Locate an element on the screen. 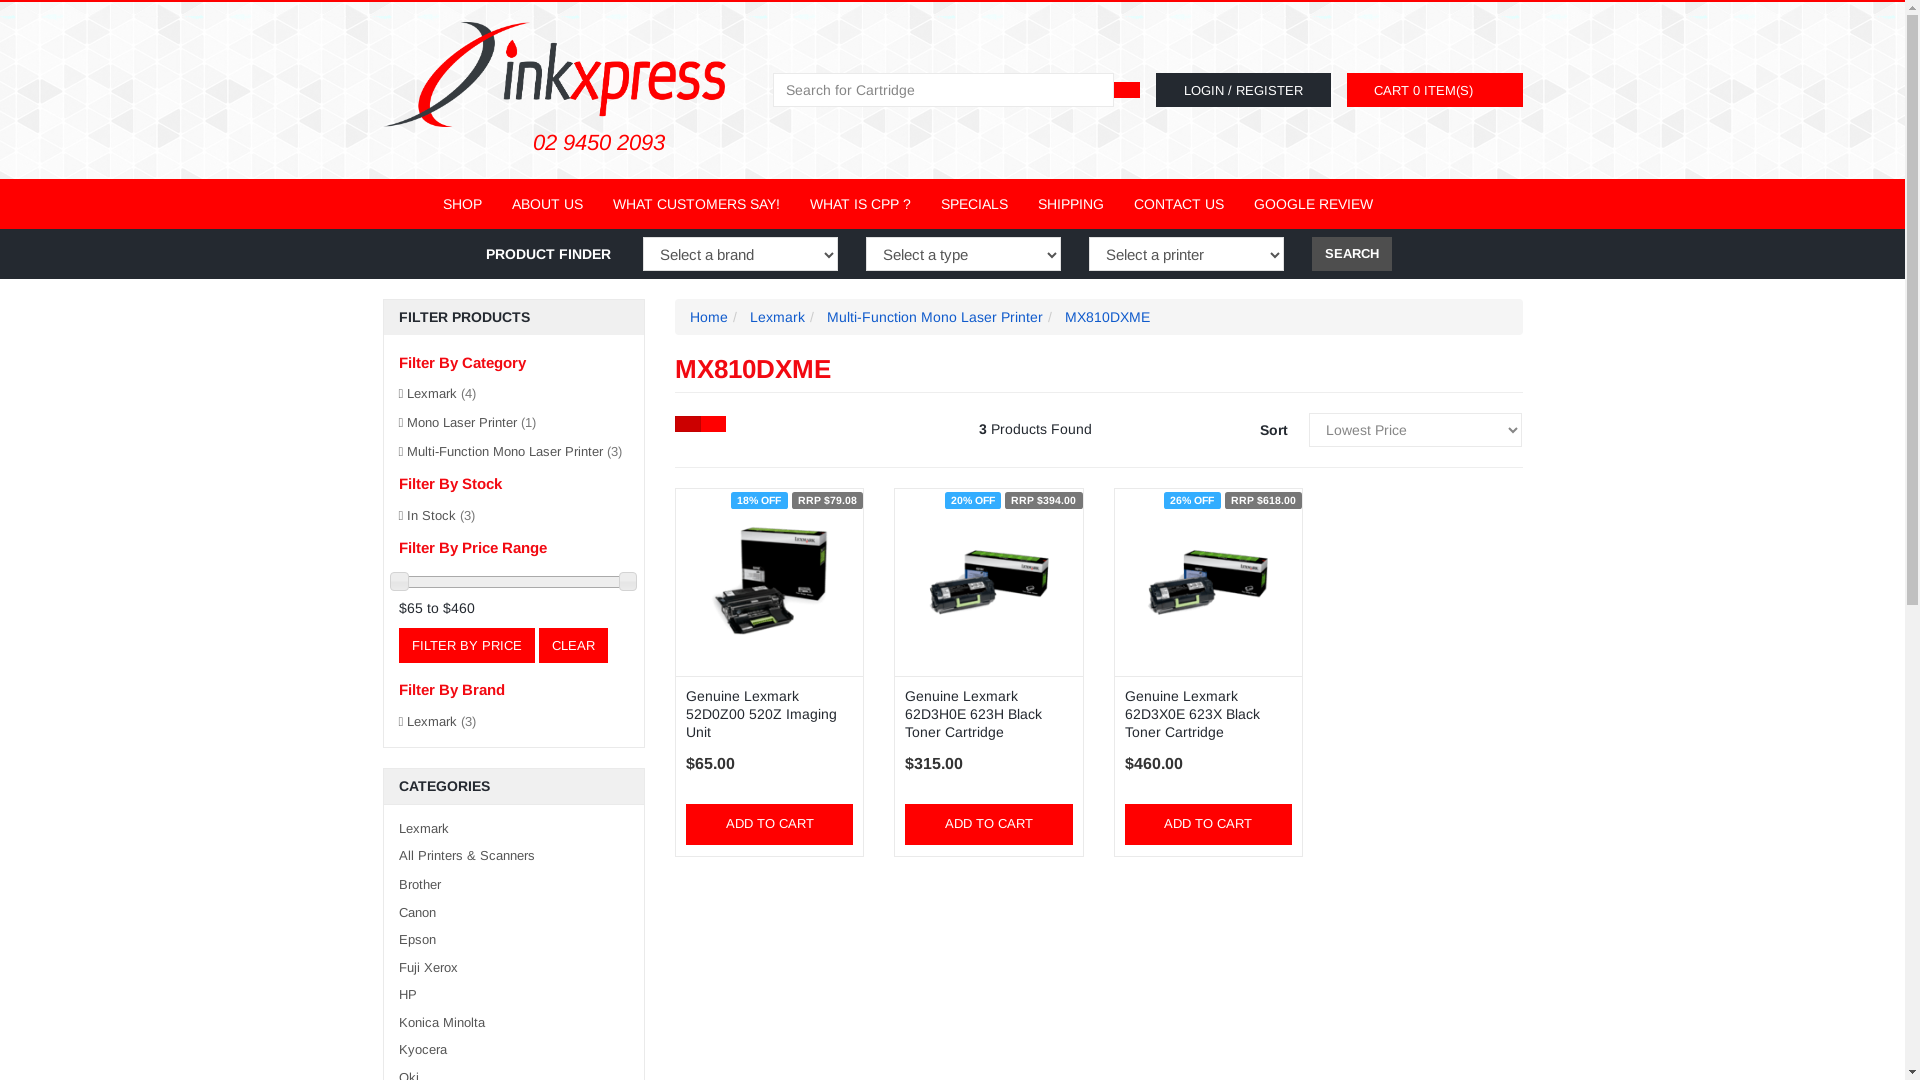 Image resolution: width=1920 pixels, height=1080 pixels. 'LOGIN' is located at coordinates (1203, 85).